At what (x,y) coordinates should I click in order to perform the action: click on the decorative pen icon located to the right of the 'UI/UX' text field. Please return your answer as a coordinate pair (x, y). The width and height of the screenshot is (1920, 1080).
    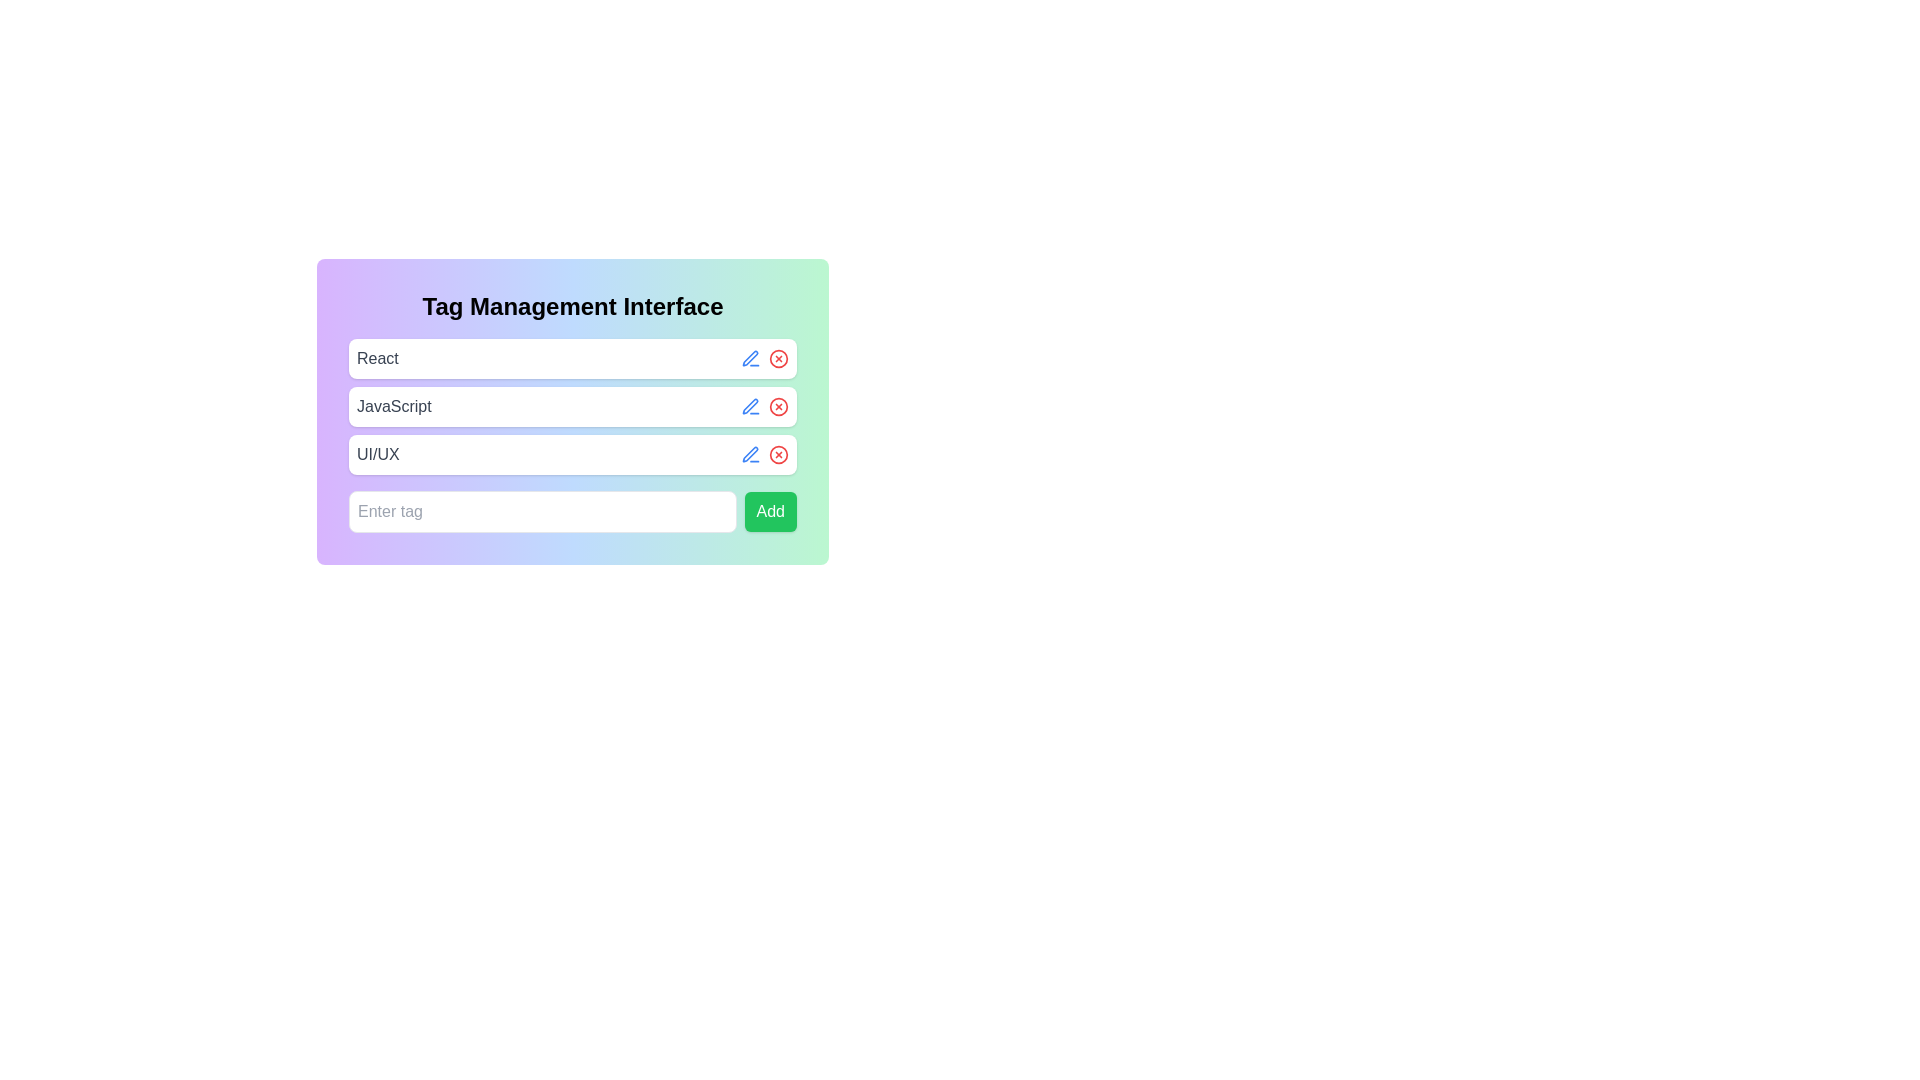
    Looking at the image, I should click on (749, 454).